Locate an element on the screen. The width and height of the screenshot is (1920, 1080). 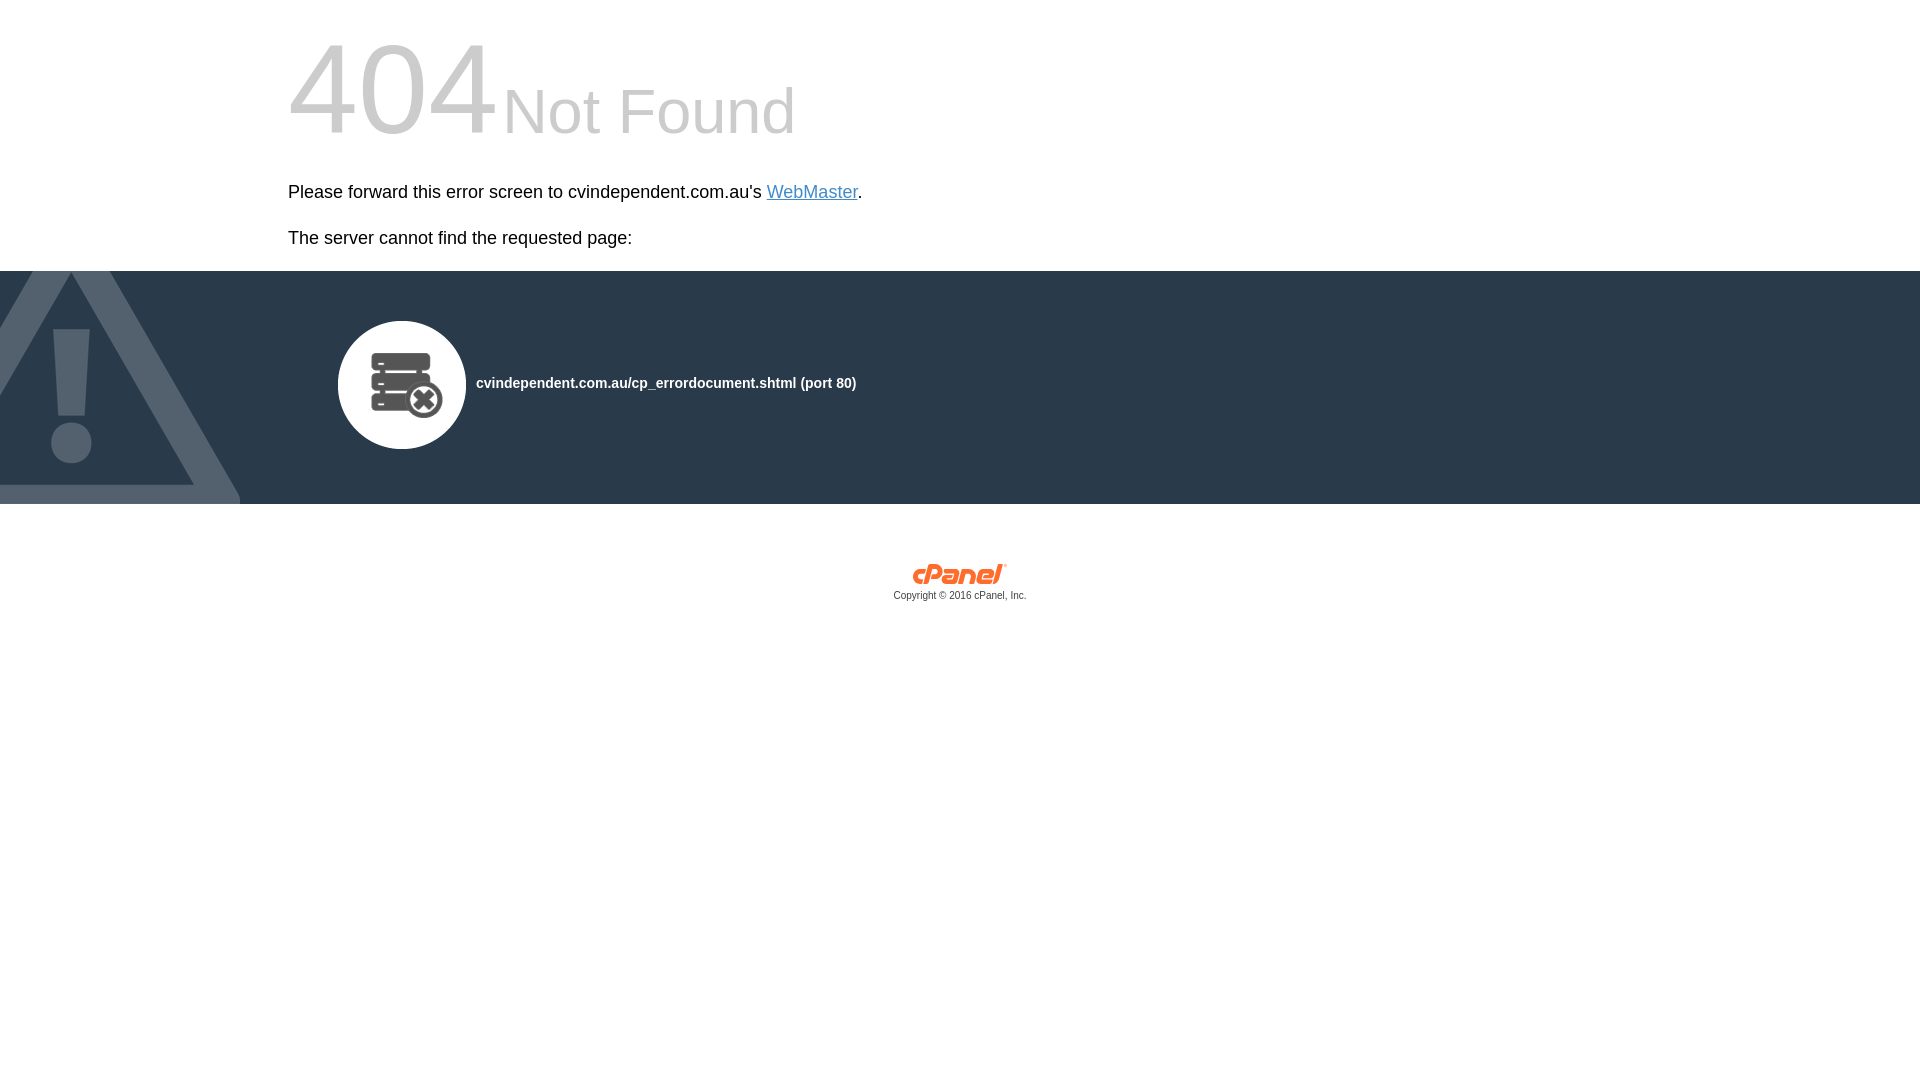
'WebMaster' is located at coordinates (812, 192).